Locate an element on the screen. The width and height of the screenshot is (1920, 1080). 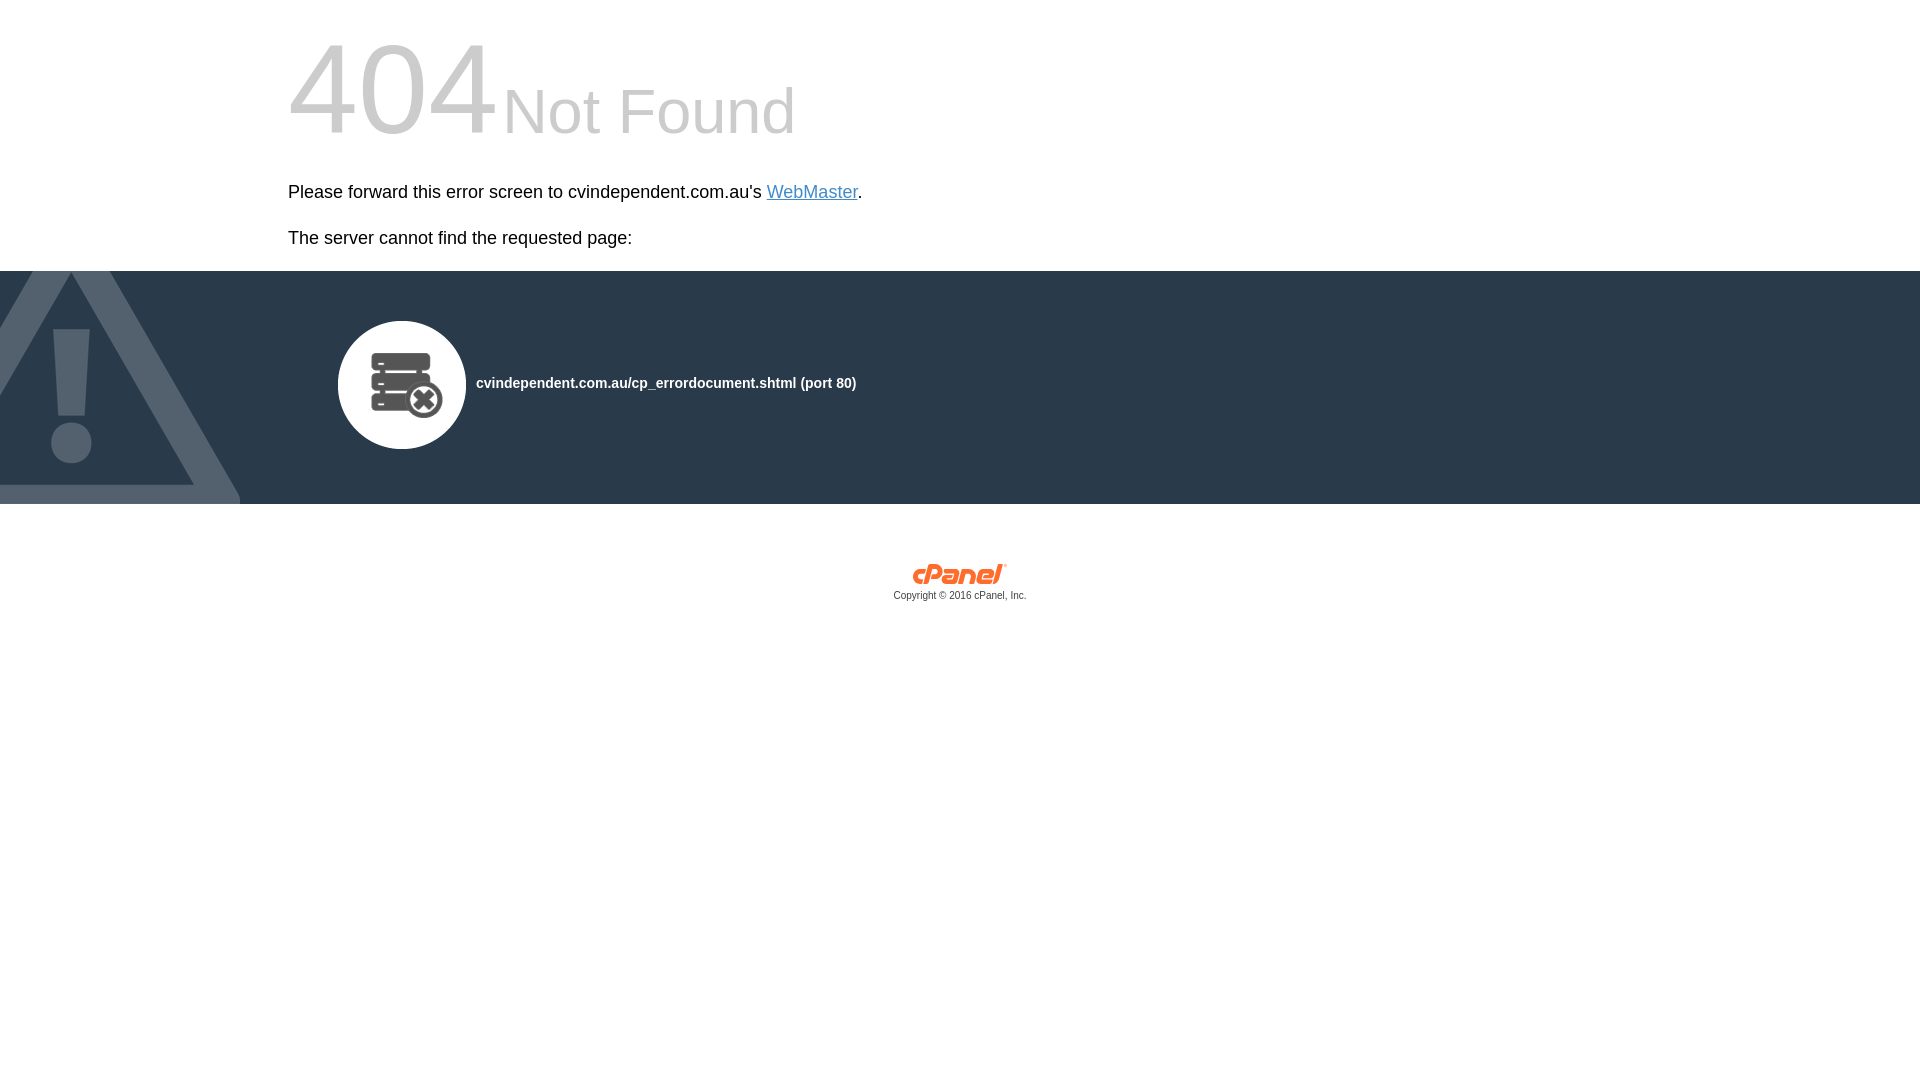
'WebMaster' is located at coordinates (812, 192).